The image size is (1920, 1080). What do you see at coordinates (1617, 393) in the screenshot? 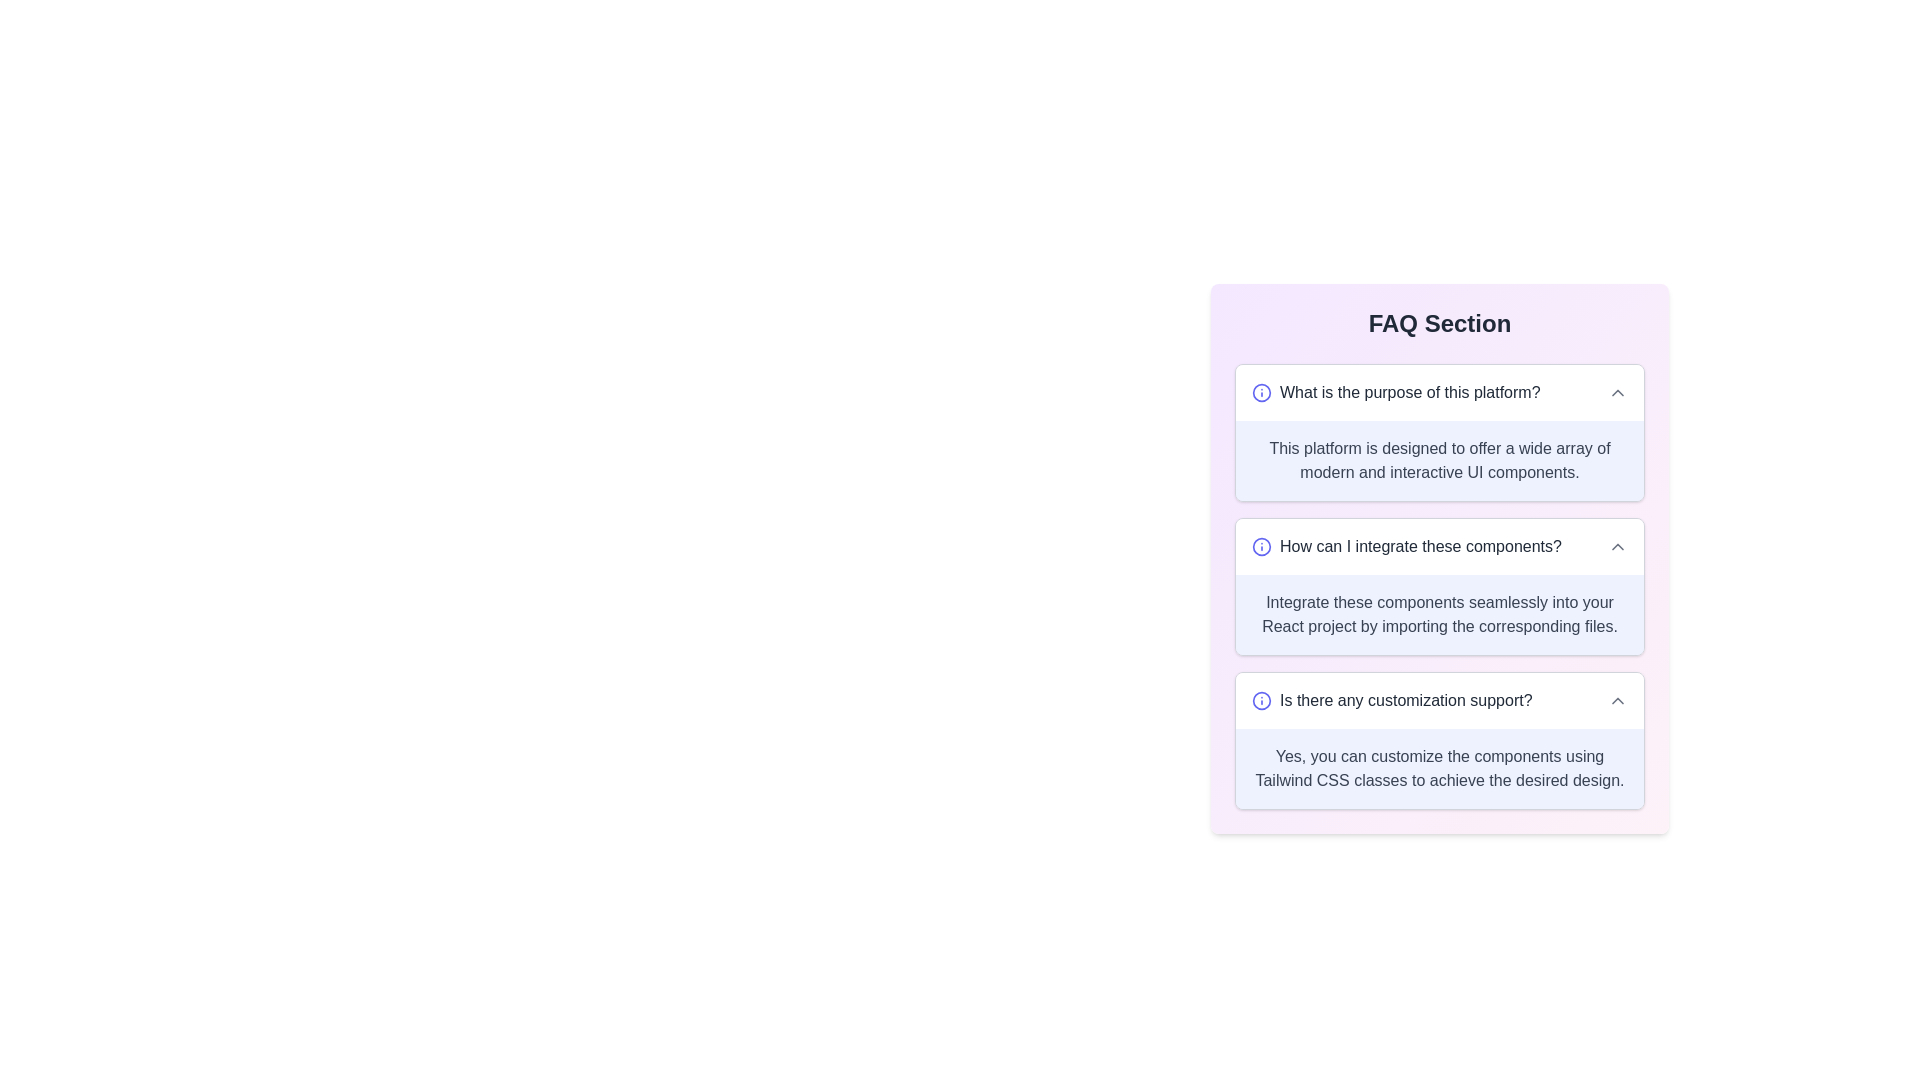
I see `the Chevron-Up icon button located on the far-right side of the question 'What is the purpose of this platform?'` at bounding box center [1617, 393].